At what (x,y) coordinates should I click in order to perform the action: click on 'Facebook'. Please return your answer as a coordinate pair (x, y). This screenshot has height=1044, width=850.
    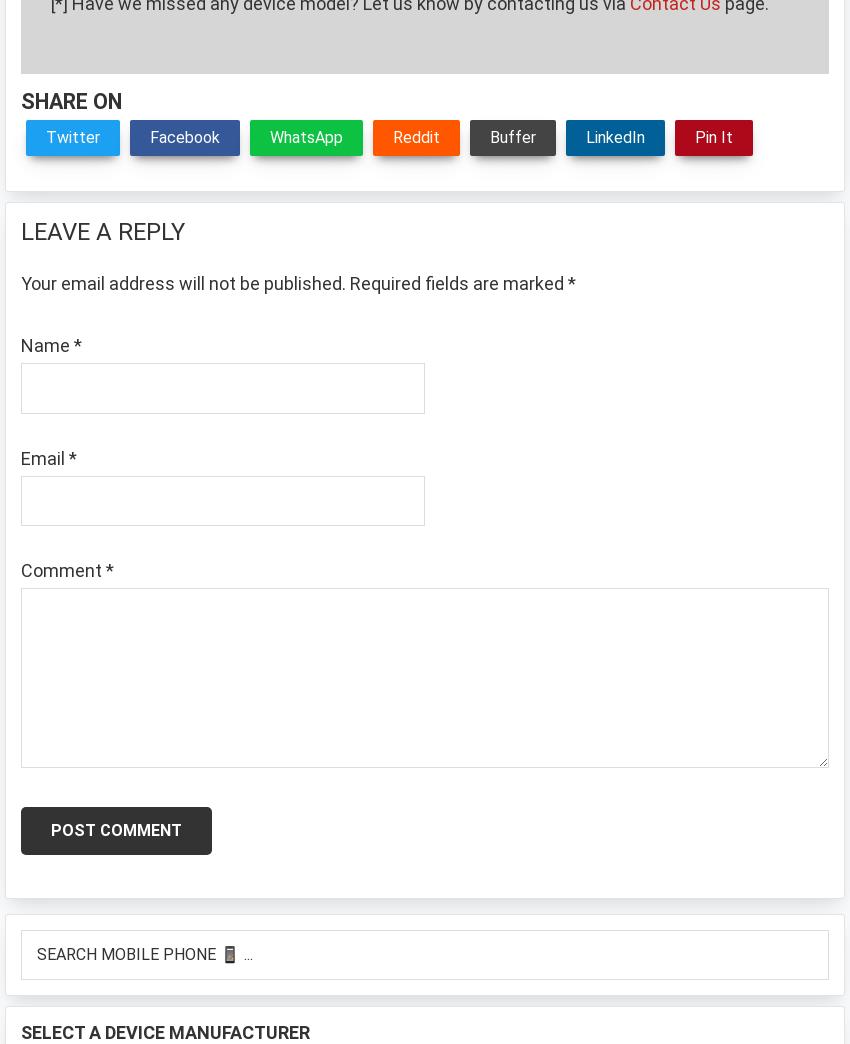
    Looking at the image, I should click on (183, 135).